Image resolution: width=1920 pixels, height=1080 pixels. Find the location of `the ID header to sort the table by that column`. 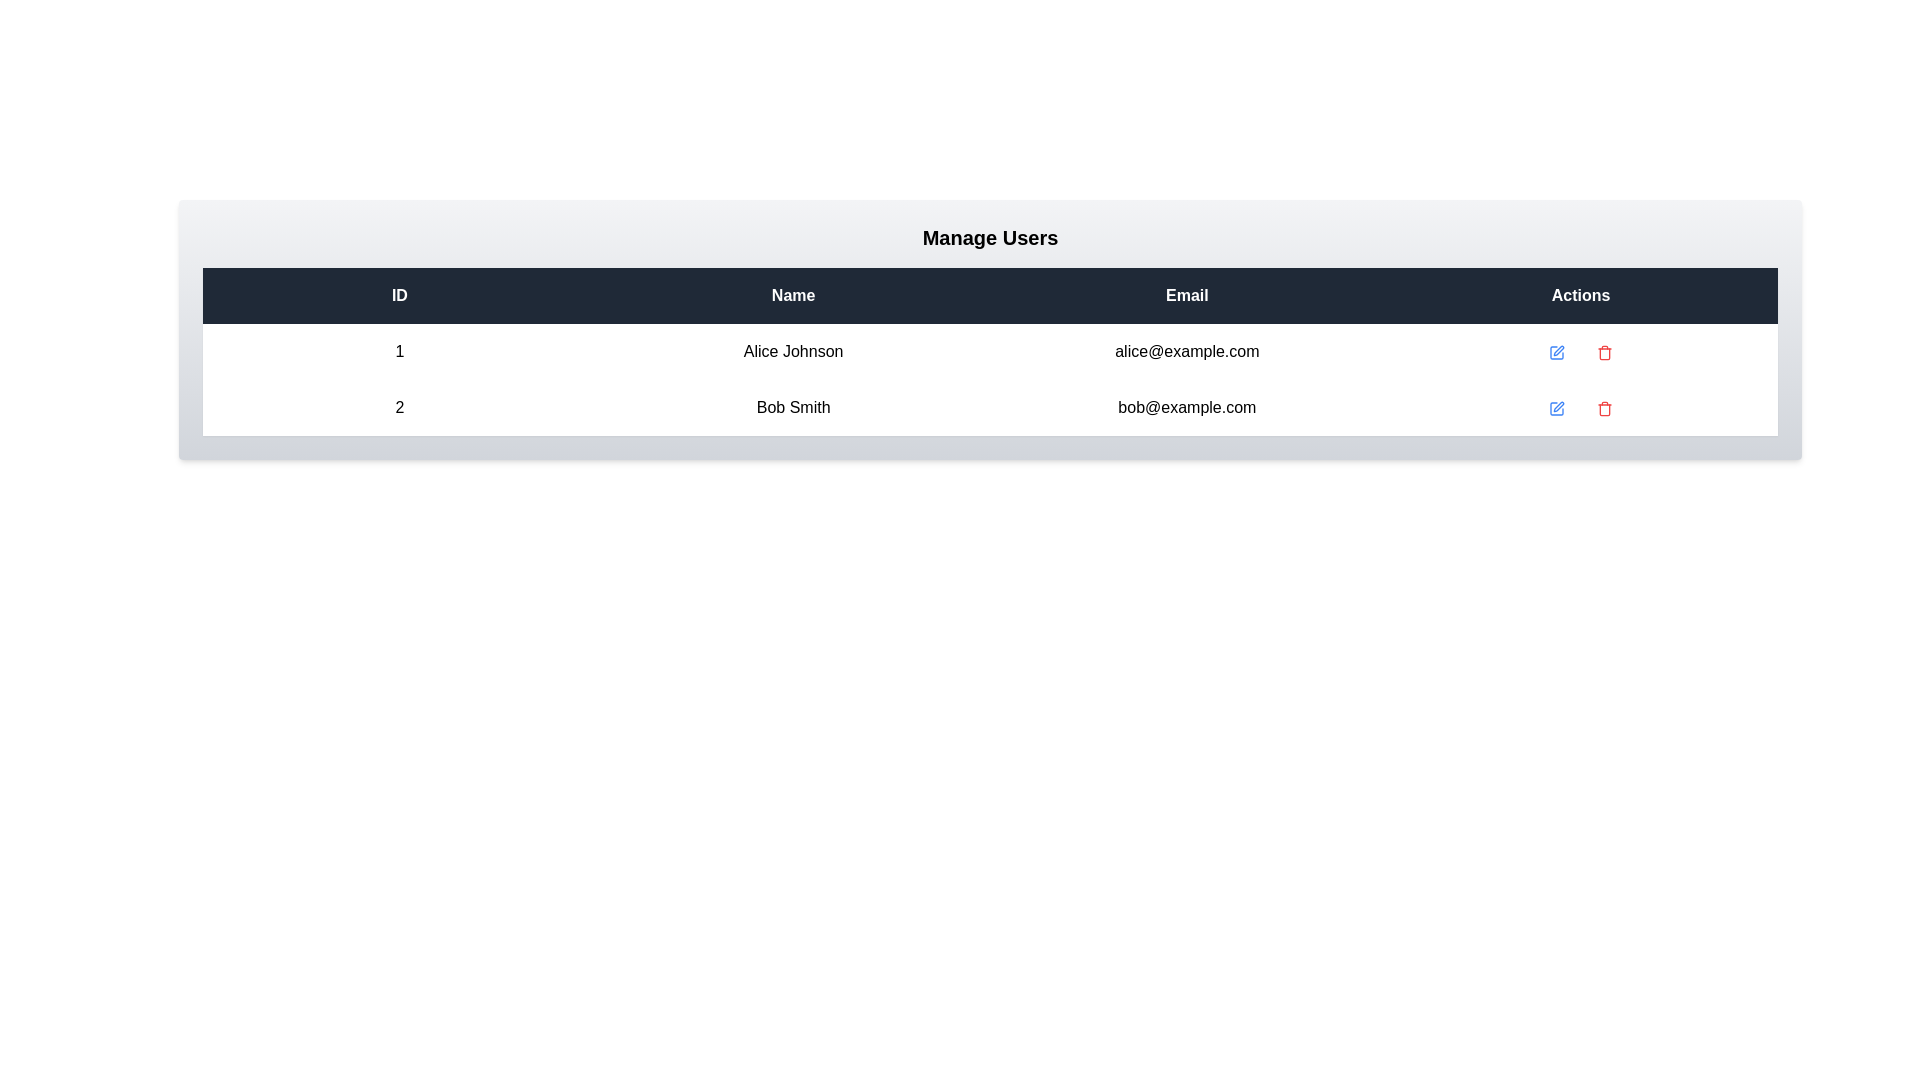

the ID header to sort the table by that column is located at coordinates (399, 296).